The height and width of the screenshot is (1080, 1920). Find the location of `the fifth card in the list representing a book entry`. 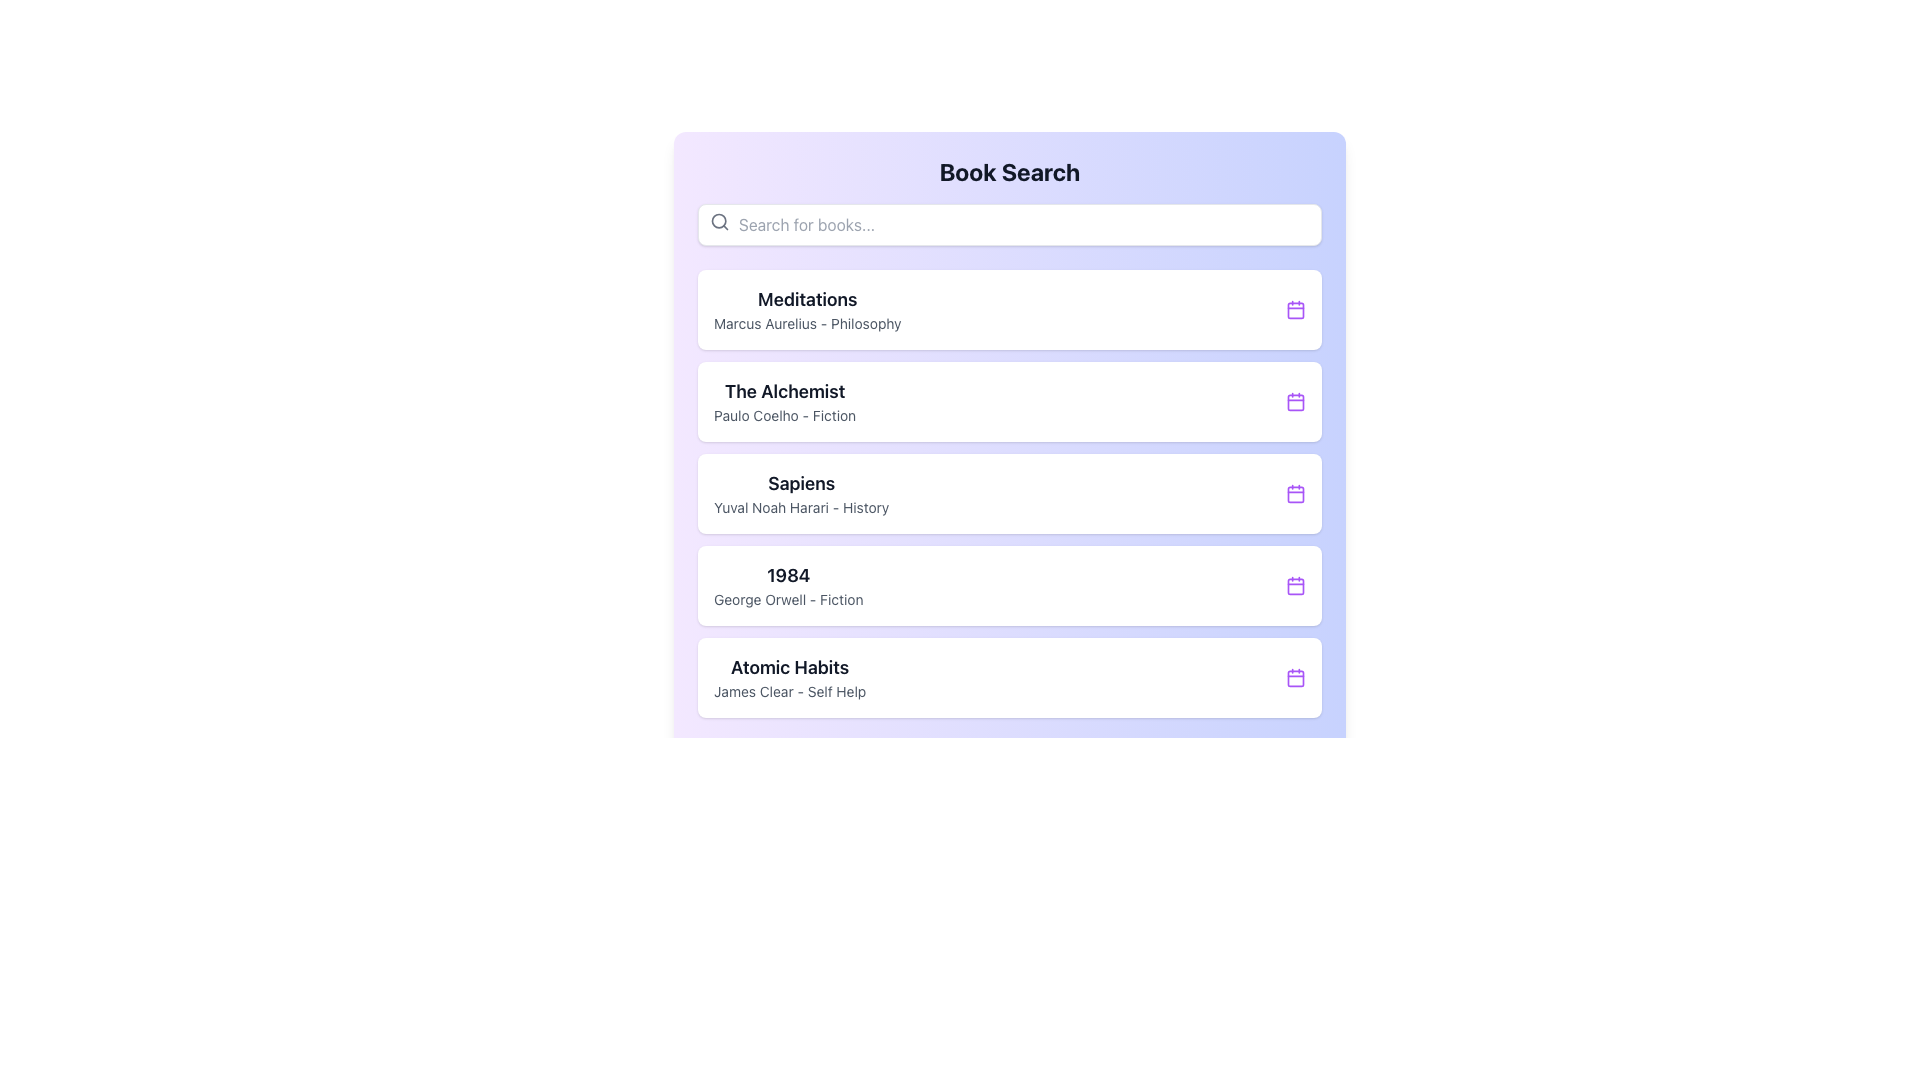

the fifth card in the list representing a book entry is located at coordinates (1009, 677).